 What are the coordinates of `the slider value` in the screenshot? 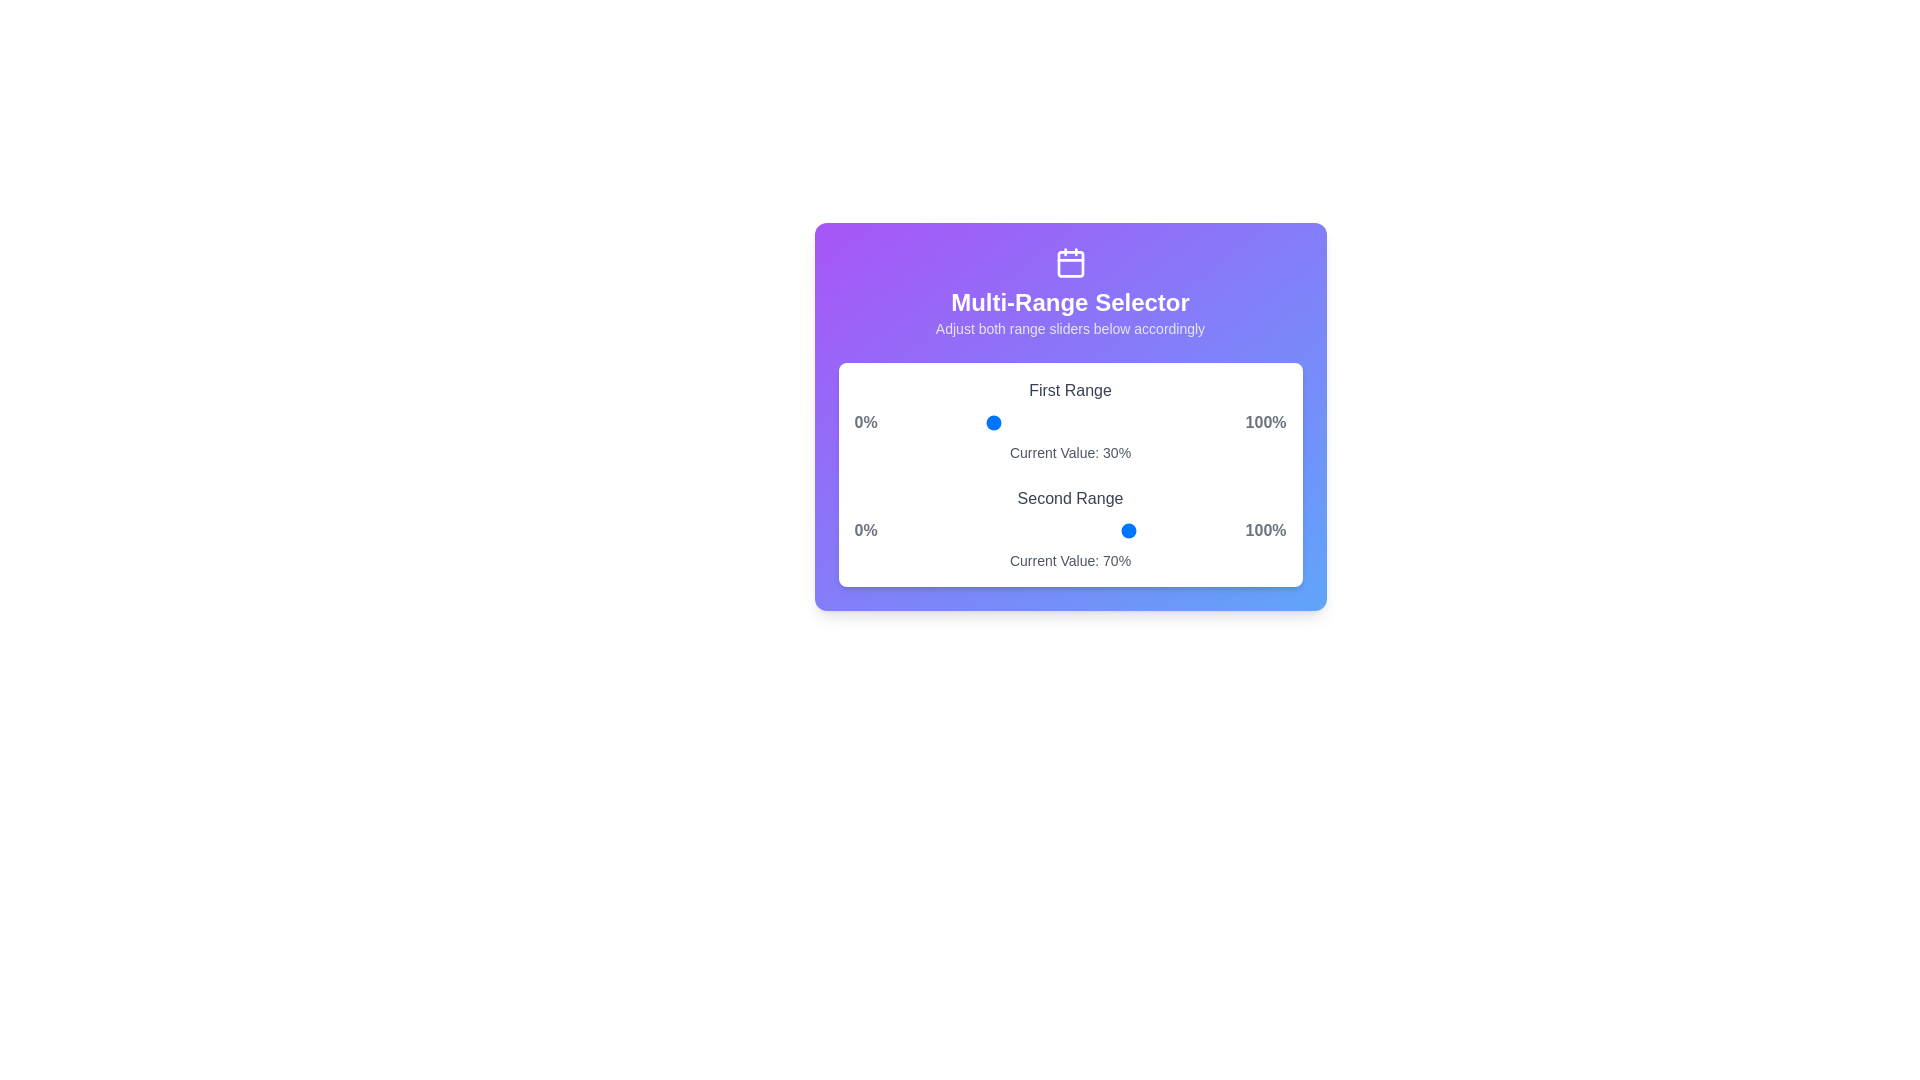 It's located at (930, 422).